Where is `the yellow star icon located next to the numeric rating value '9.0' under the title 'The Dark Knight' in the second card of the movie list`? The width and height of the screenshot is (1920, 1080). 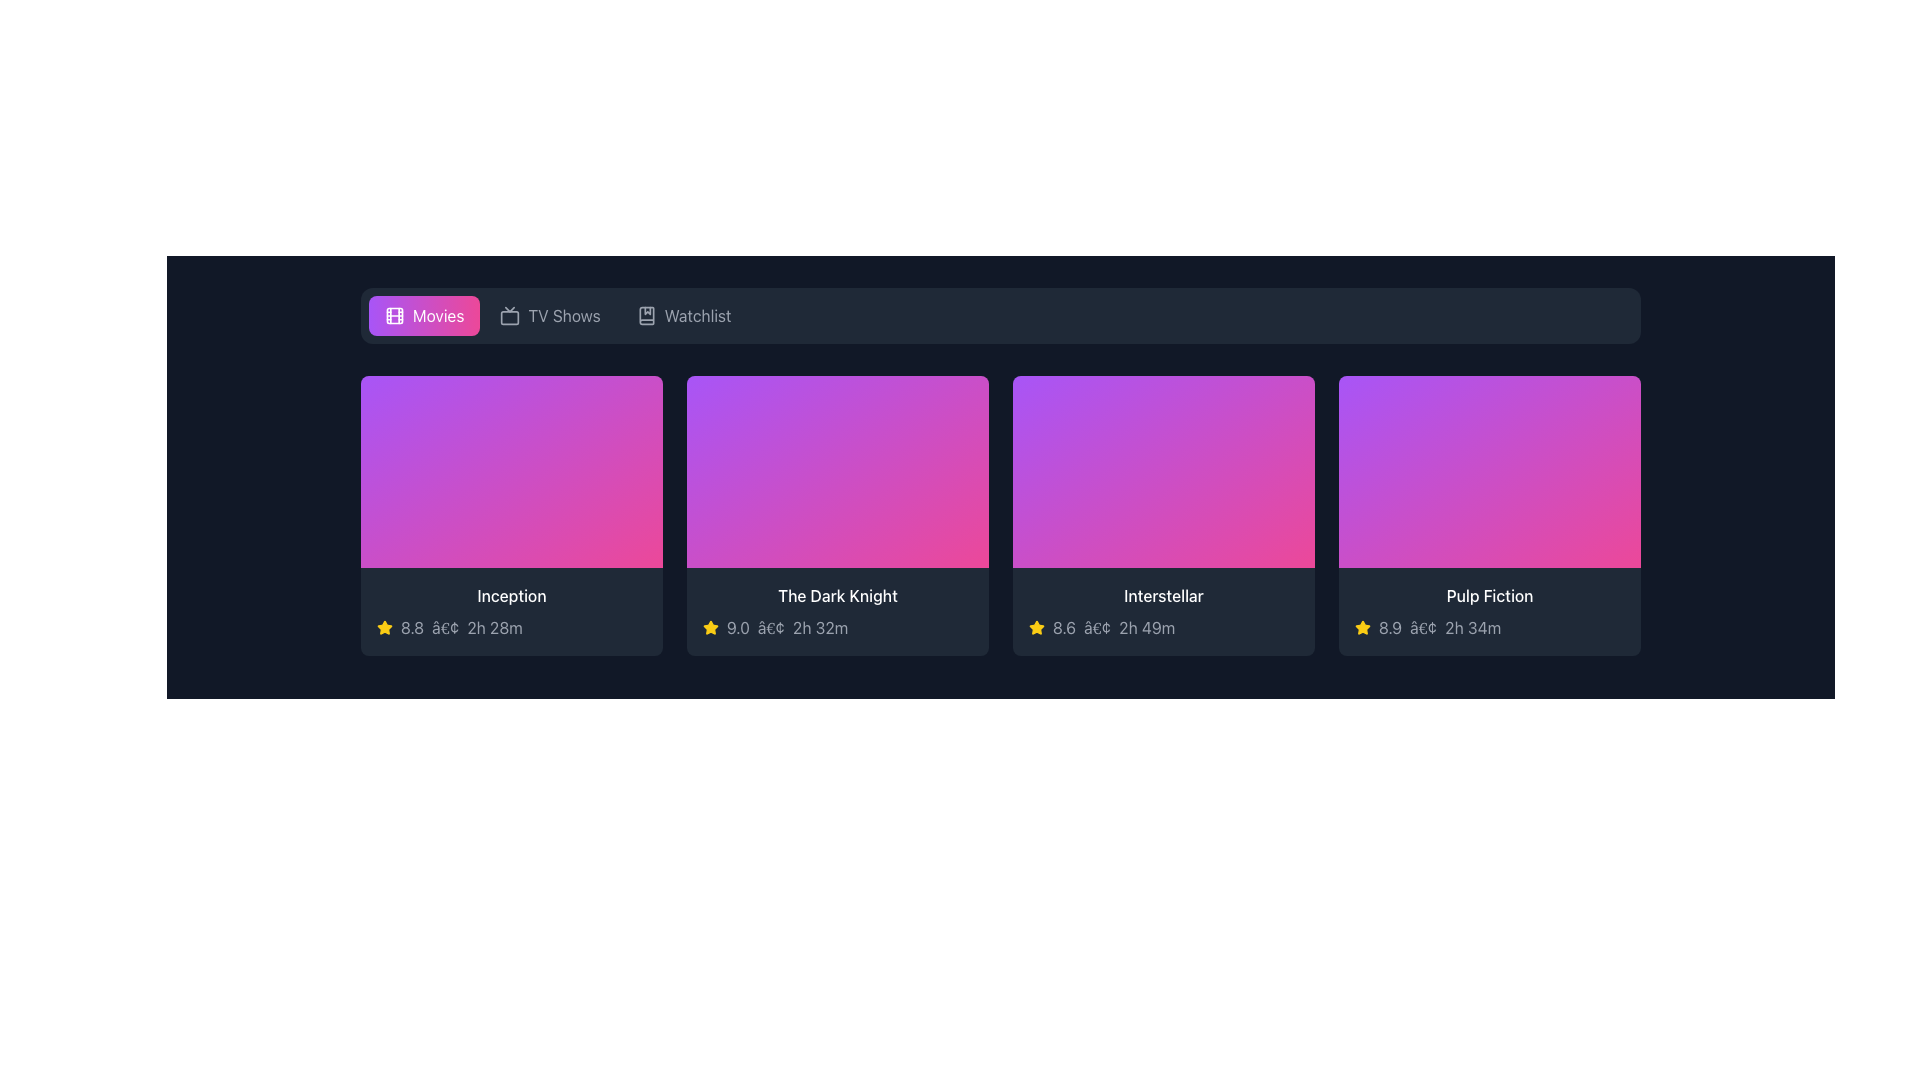 the yellow star icon located next to the numeric rating value '9.0' under the title 'The Dark Knight' in the second card of the movie list is located at coordinates (710, 627).